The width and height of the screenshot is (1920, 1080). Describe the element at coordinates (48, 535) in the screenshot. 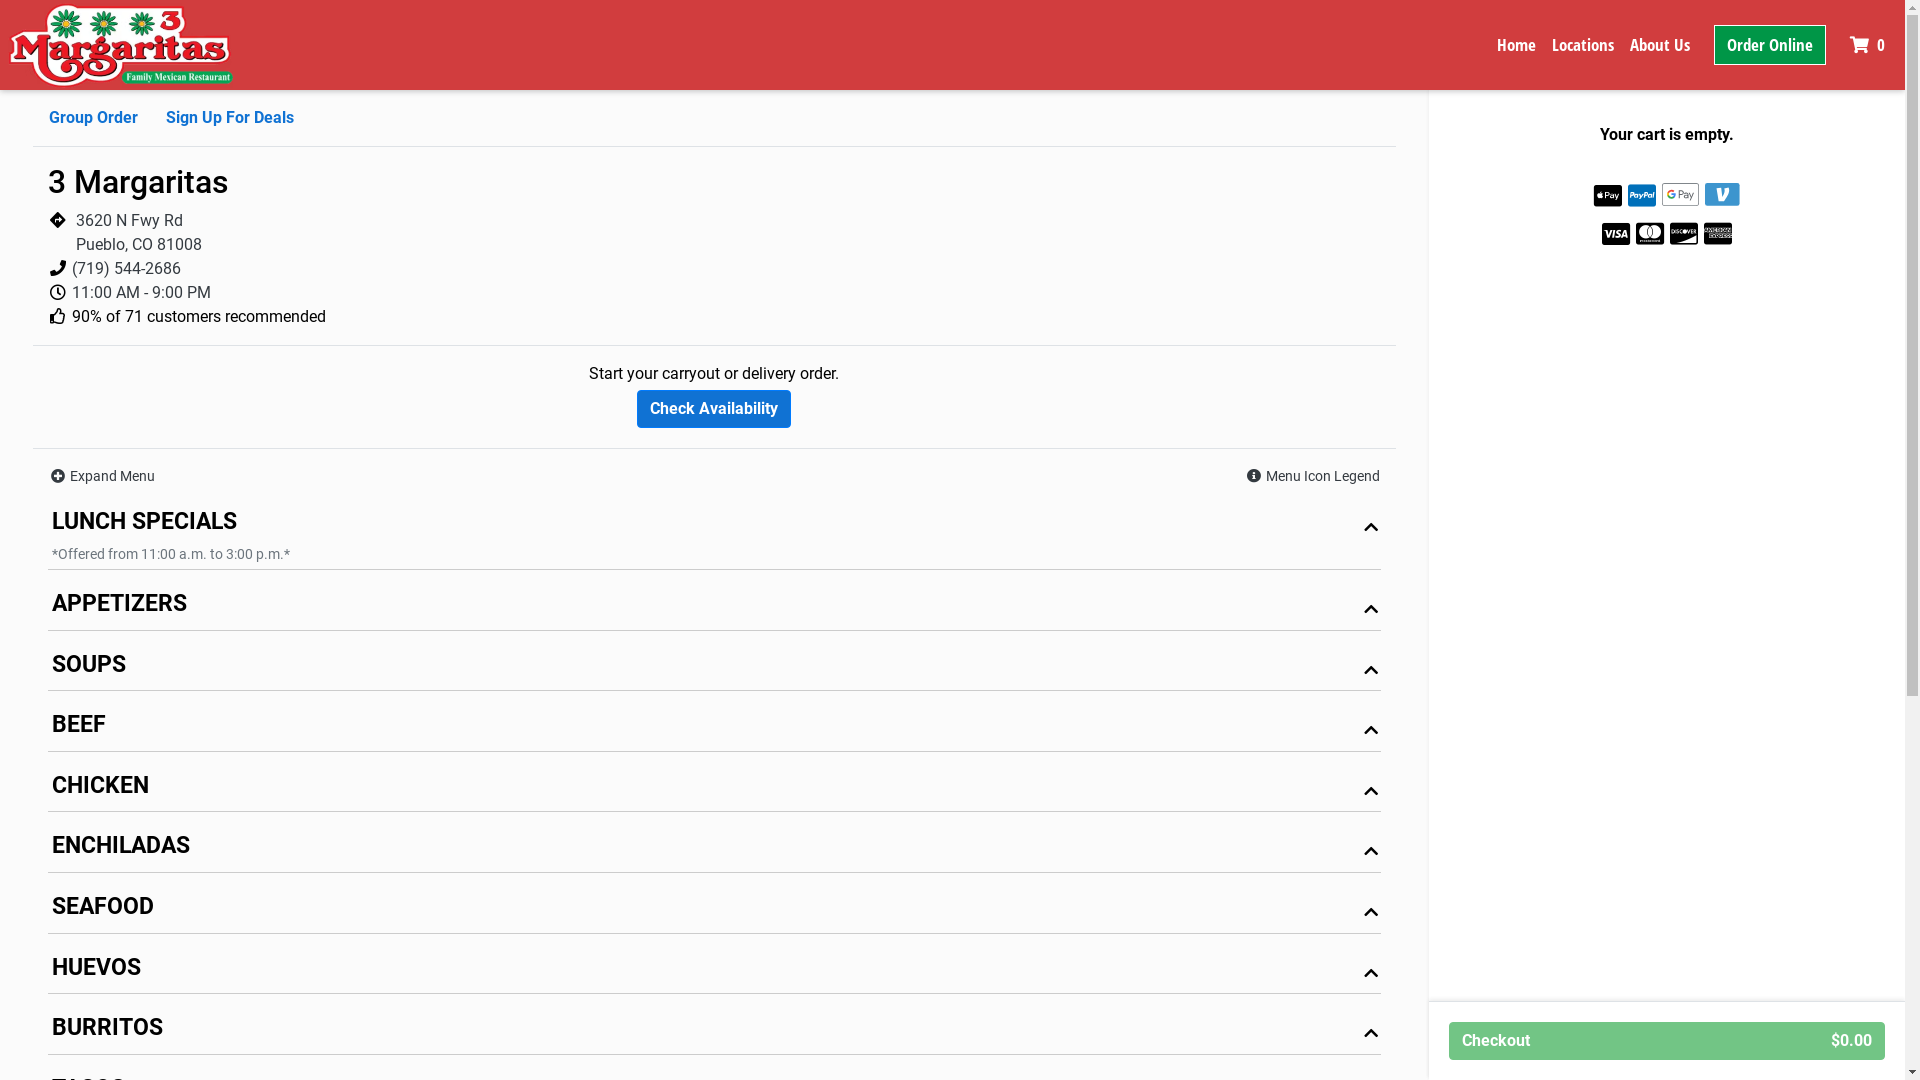

I see `'LUNCH SPECIALS` at that location.